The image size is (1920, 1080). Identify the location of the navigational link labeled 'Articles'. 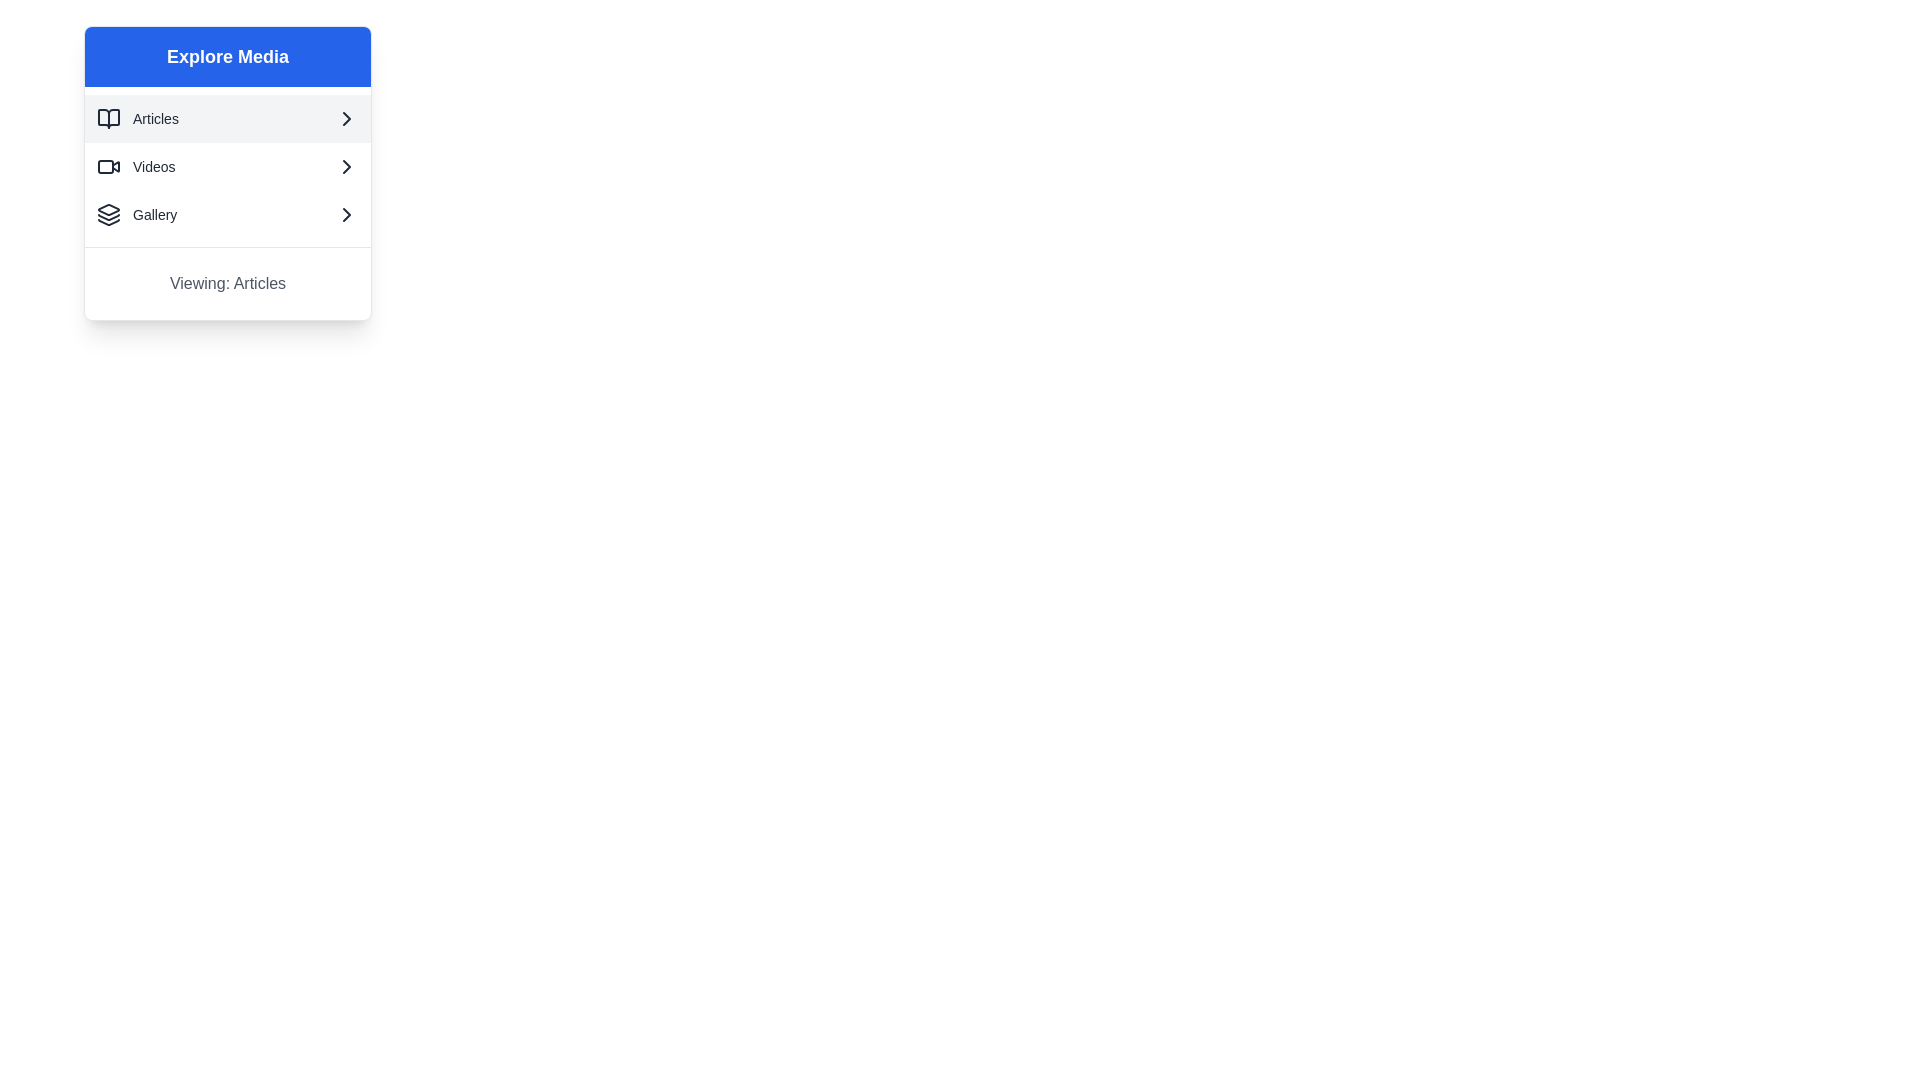
(227, 119).